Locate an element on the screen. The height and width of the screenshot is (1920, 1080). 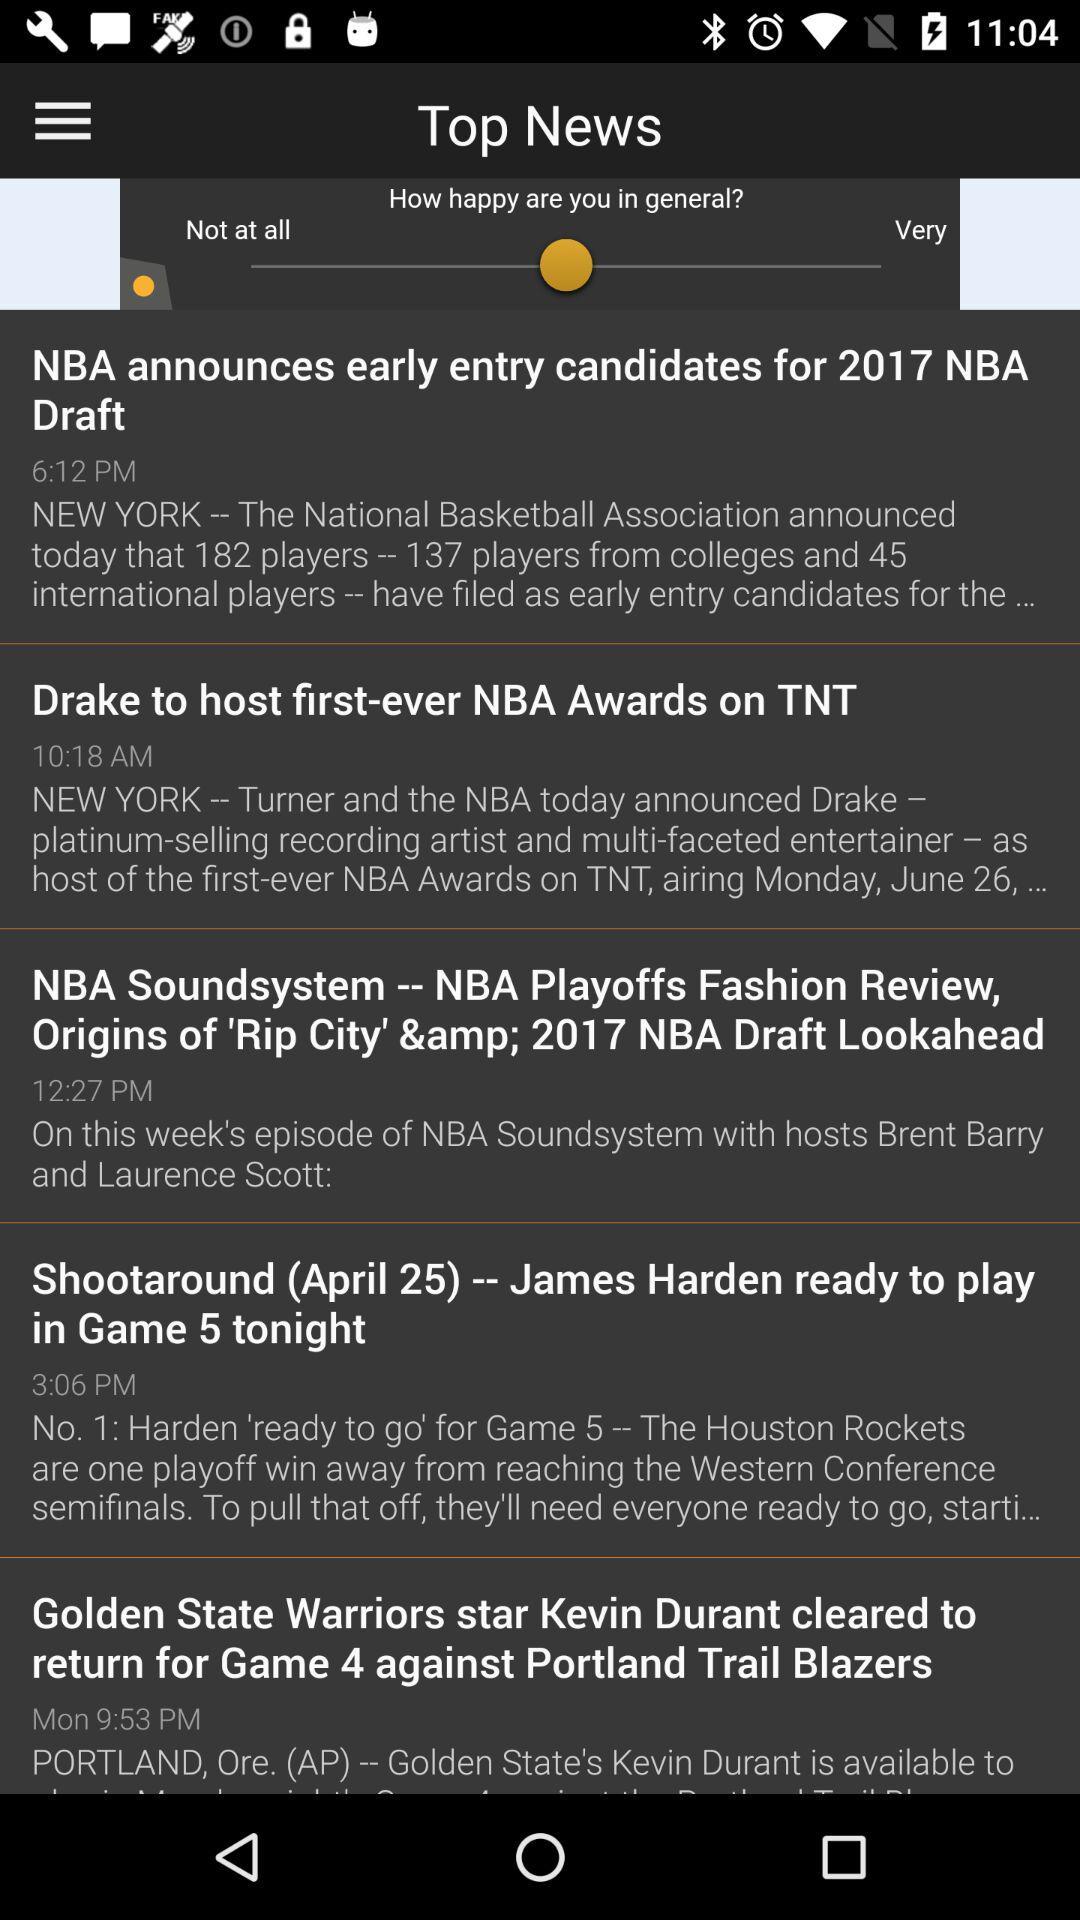
move of the option is located at coordinates (540, 243).